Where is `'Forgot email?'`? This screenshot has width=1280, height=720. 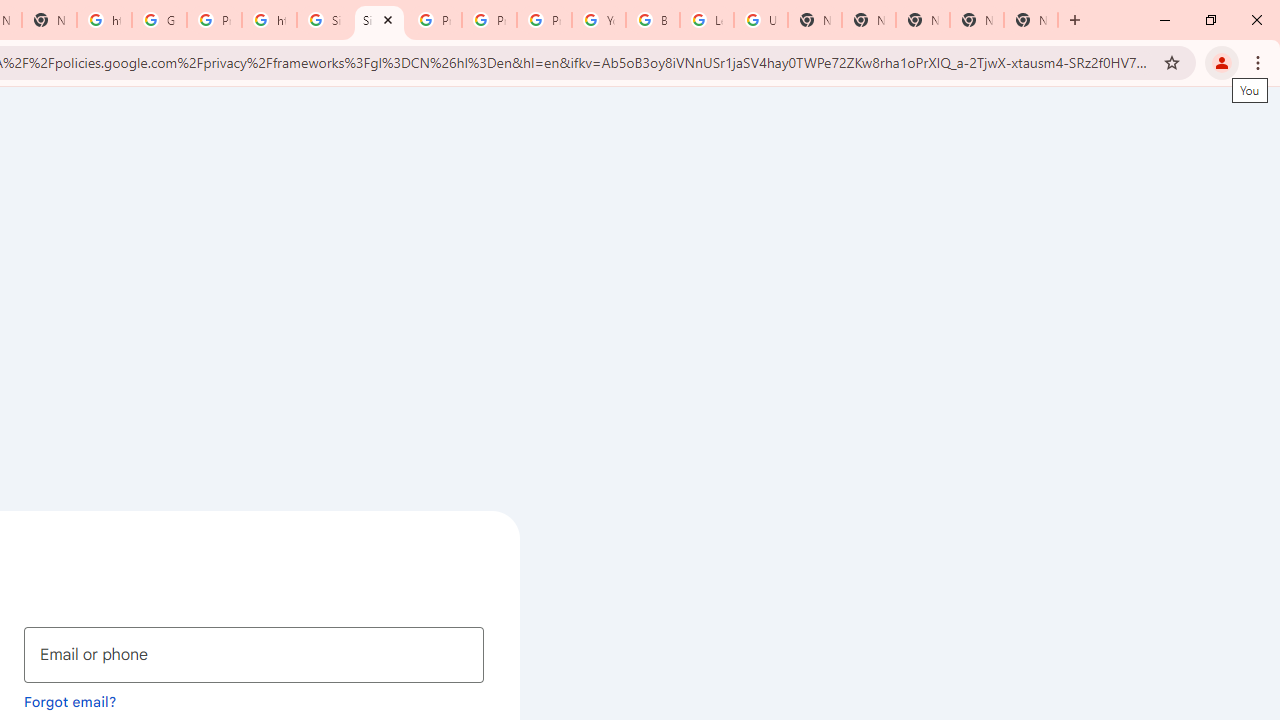
'Forgot email?' is located at coordinates (70, 700).